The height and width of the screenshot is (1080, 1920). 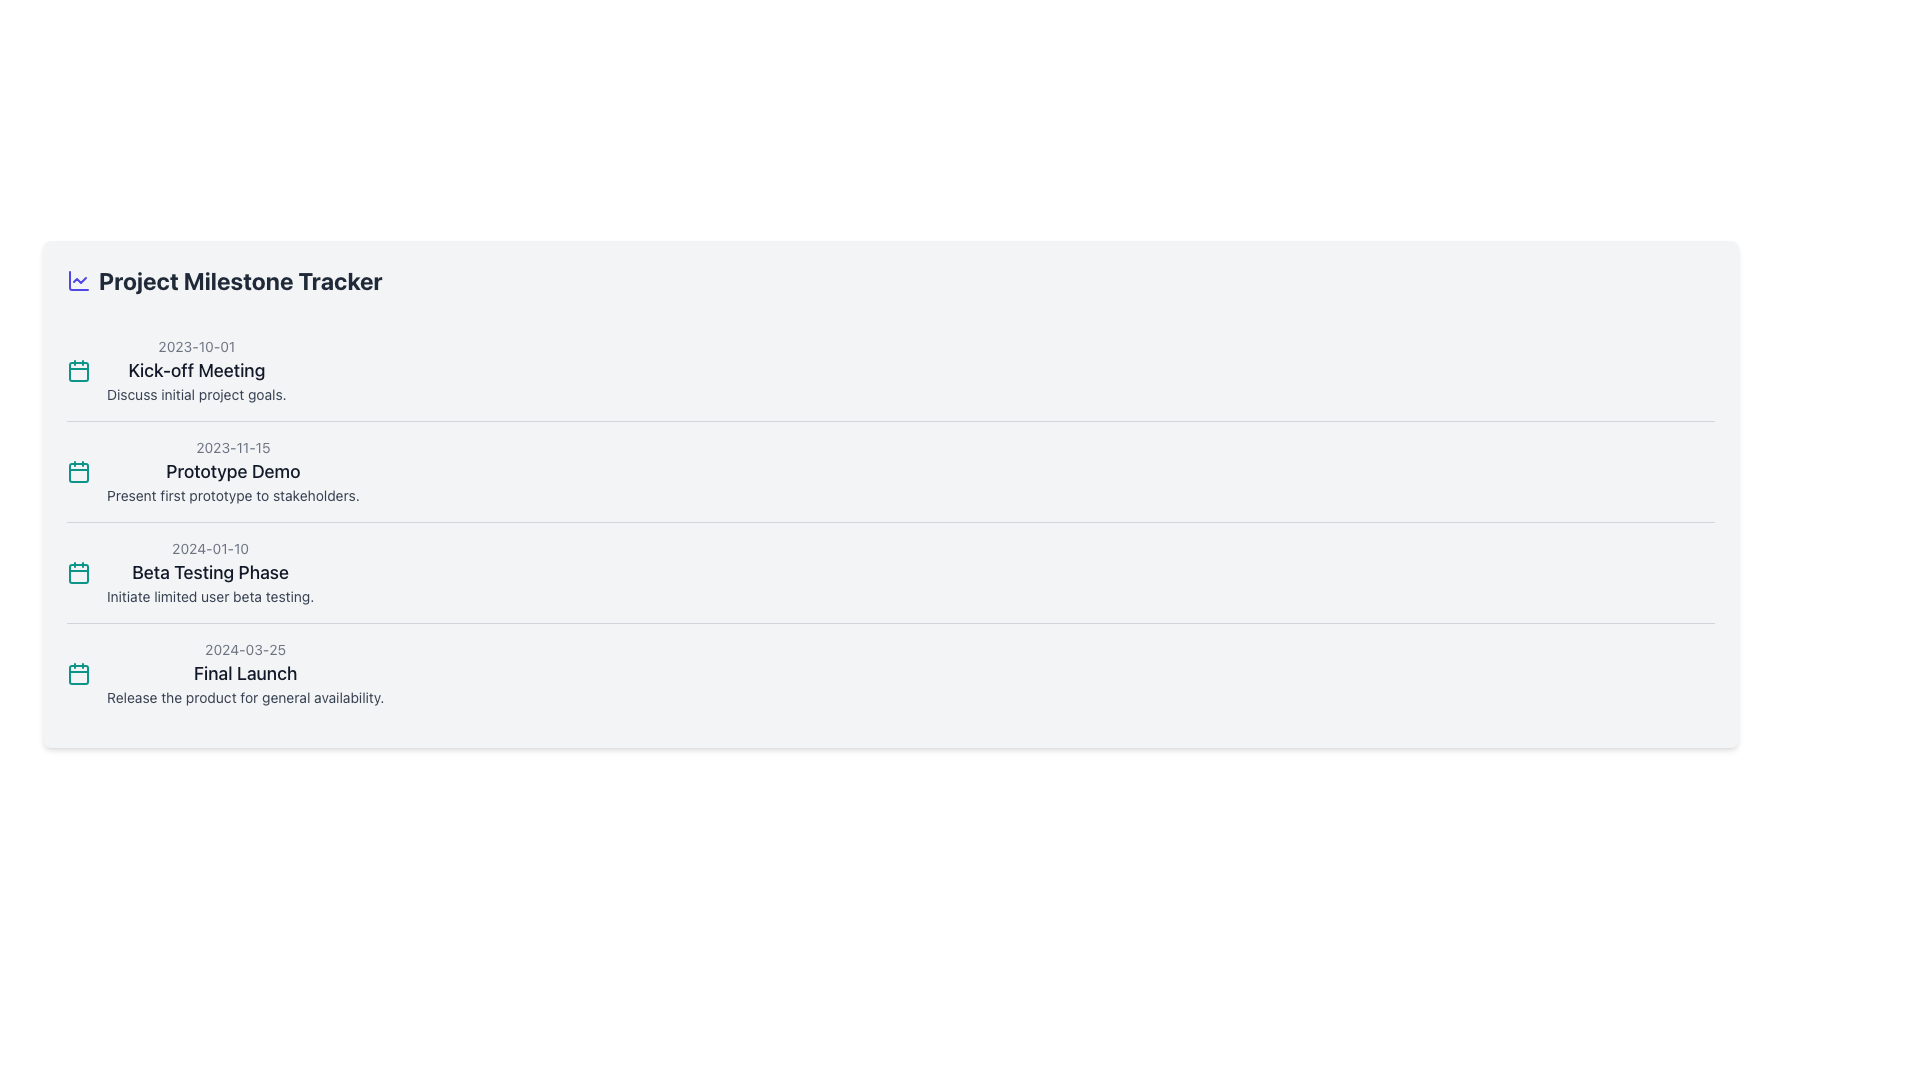 I want to click on the calendar icon located to the left of the text '2023-10-01 Kick-off Meeting Discuss initial project goals', so click(x=78, y=370).